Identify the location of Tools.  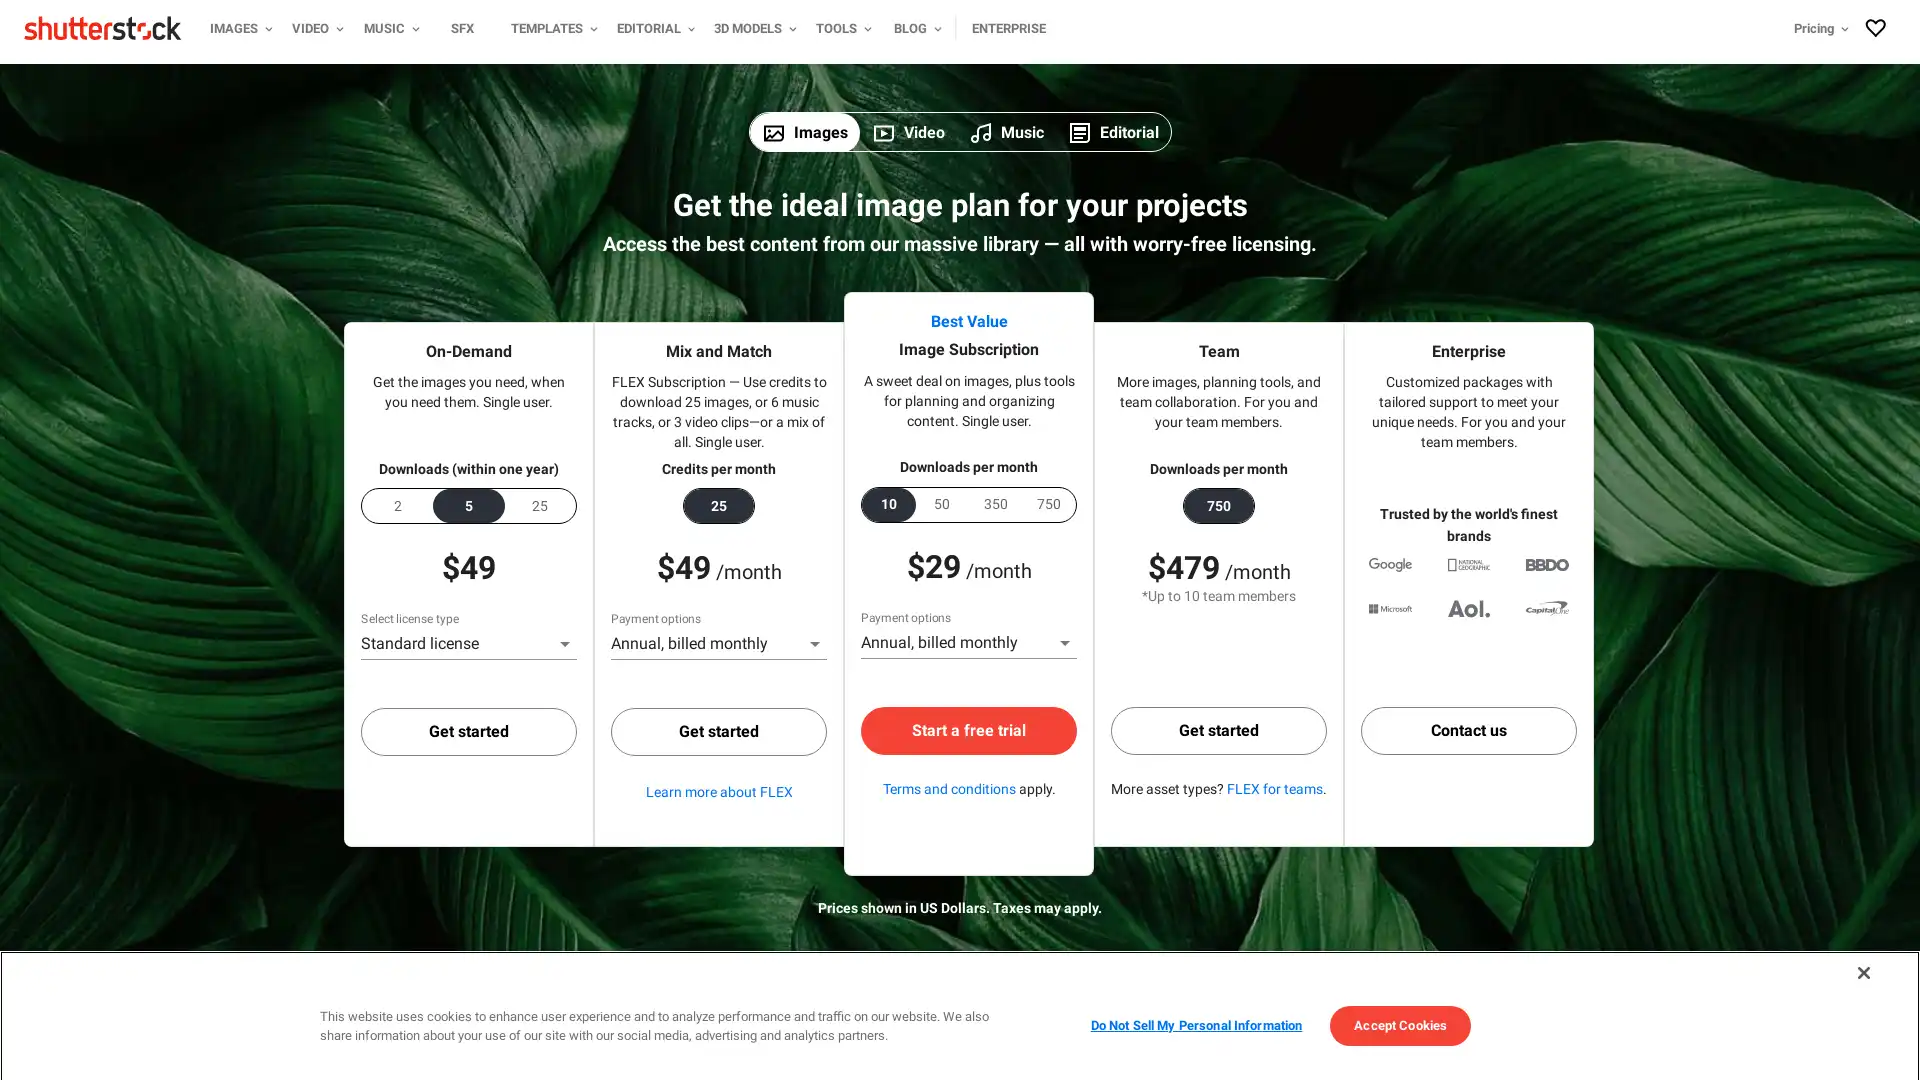
(841, 27).